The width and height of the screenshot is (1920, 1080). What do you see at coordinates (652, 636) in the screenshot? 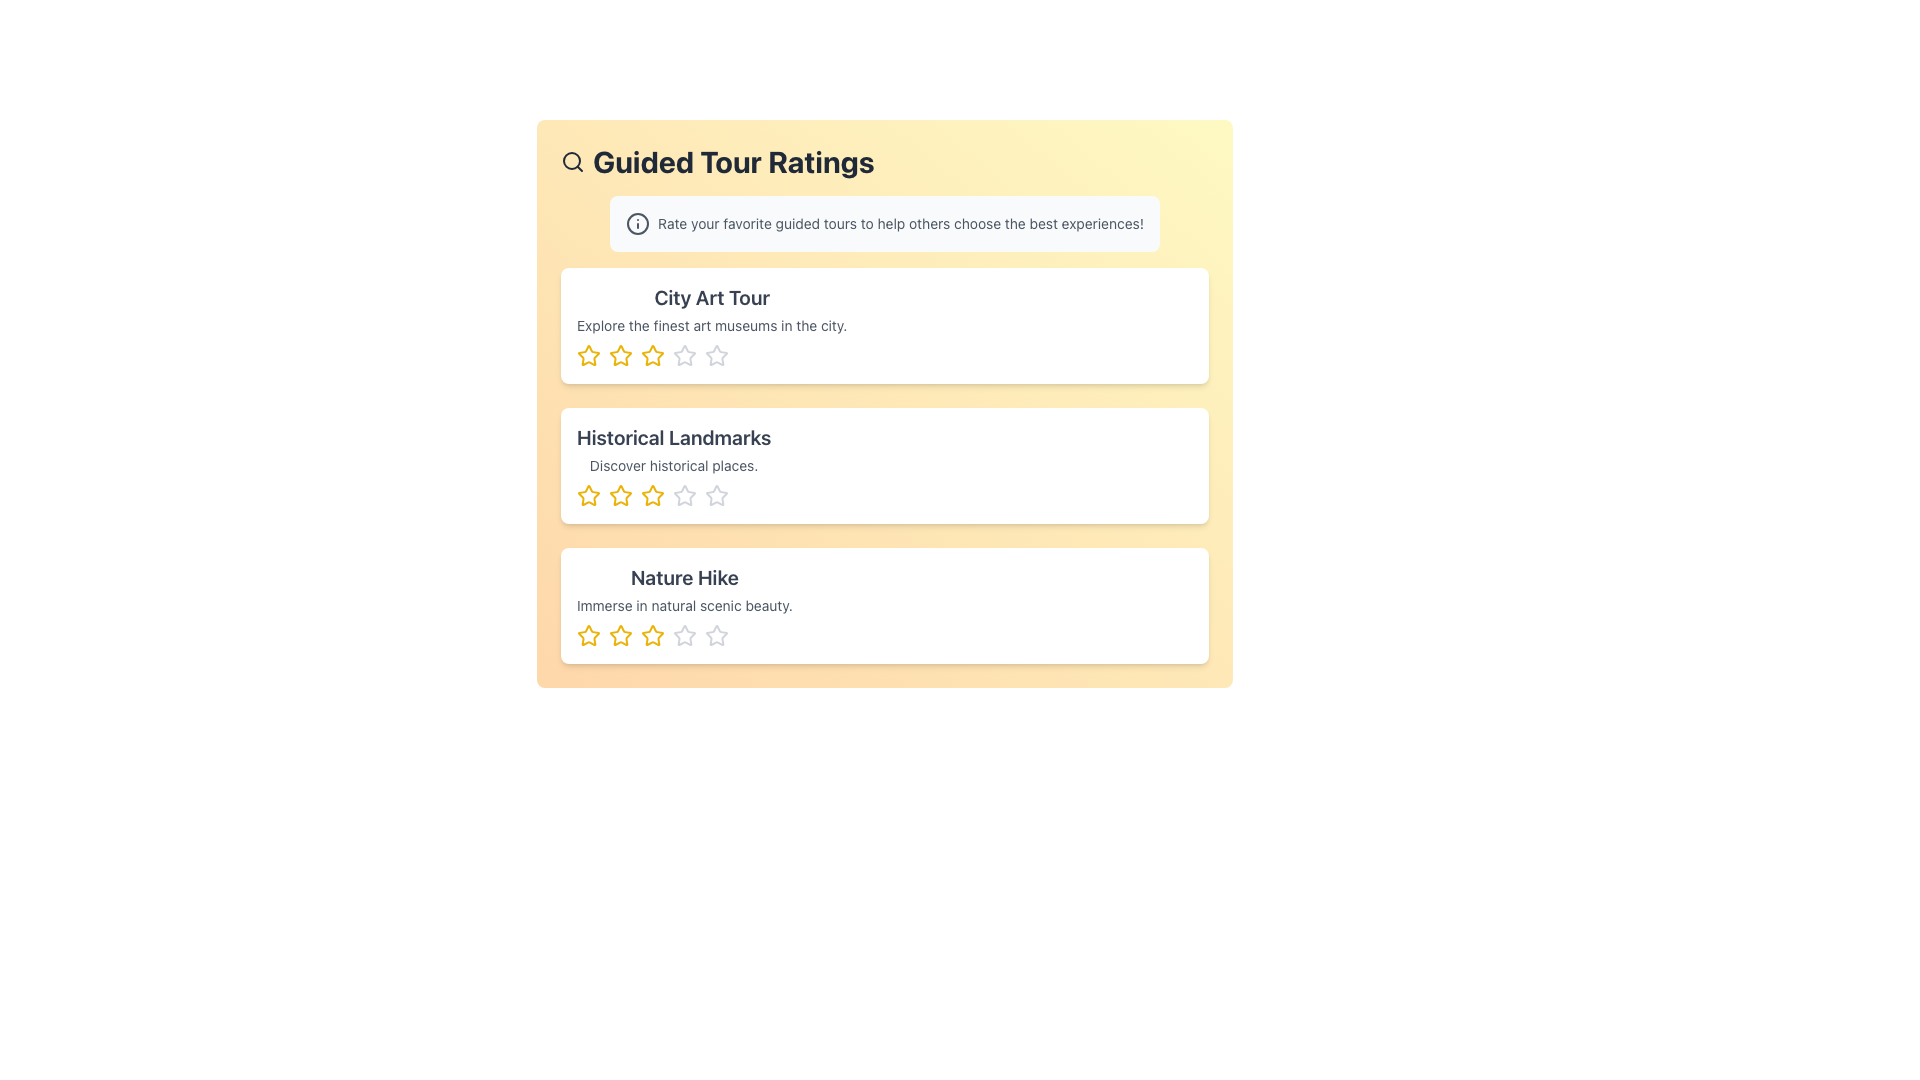
I see `the third yellow star icon in the 'Nature Hike' rating section to potentially view additional information` at bounding box center [652, 636].